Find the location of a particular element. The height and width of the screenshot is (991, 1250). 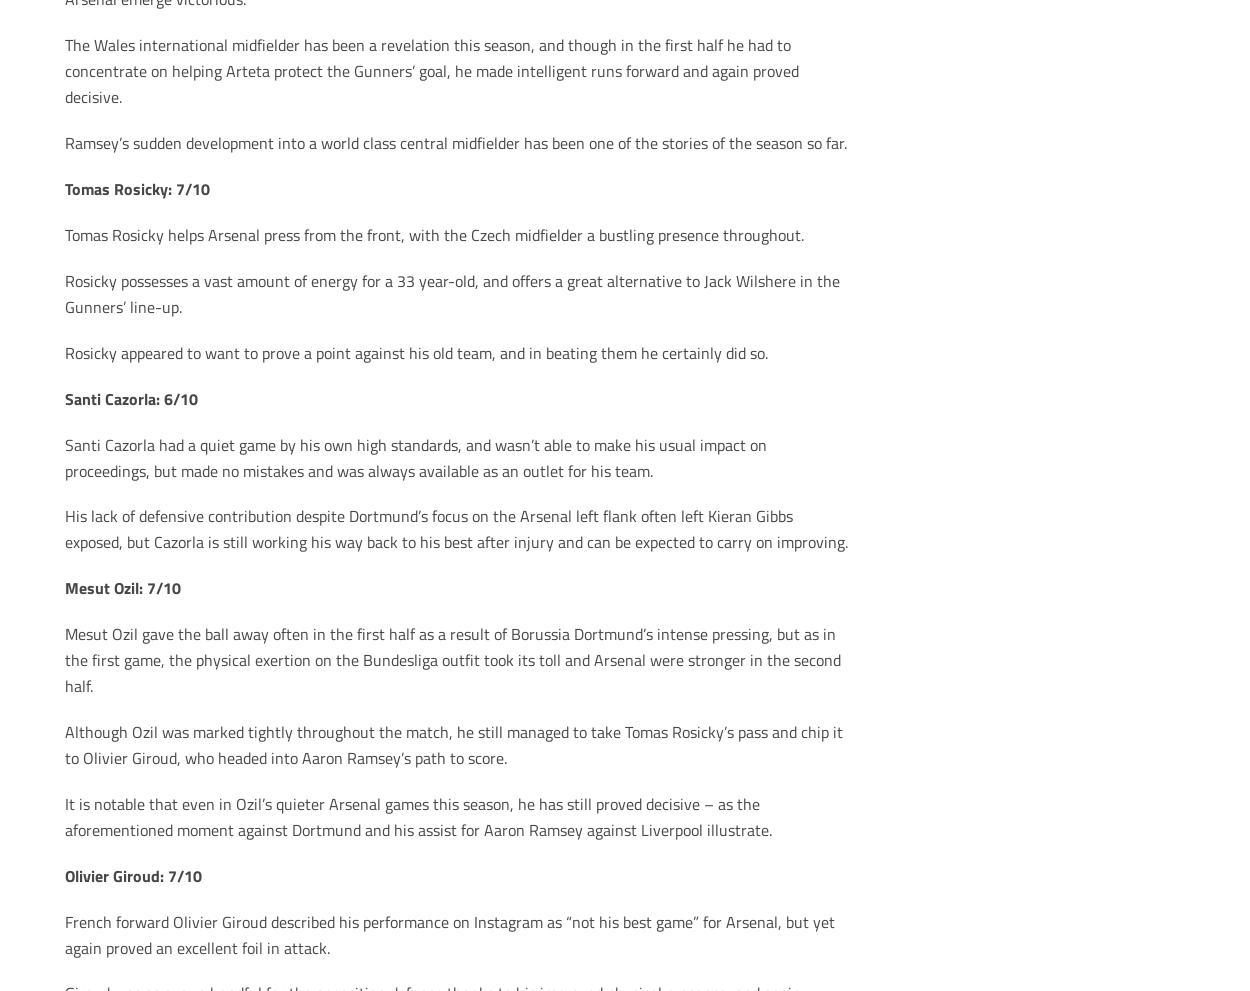

'Mesut Ozil gave the ball away often in the first half as a result of Borussia Dortmund’s intense pressing, but as in the first game, the physical exertion on the Bundesliga outfit took its toll and Arsenal were stronger in the second half.' is located at coordinates (450, 659).